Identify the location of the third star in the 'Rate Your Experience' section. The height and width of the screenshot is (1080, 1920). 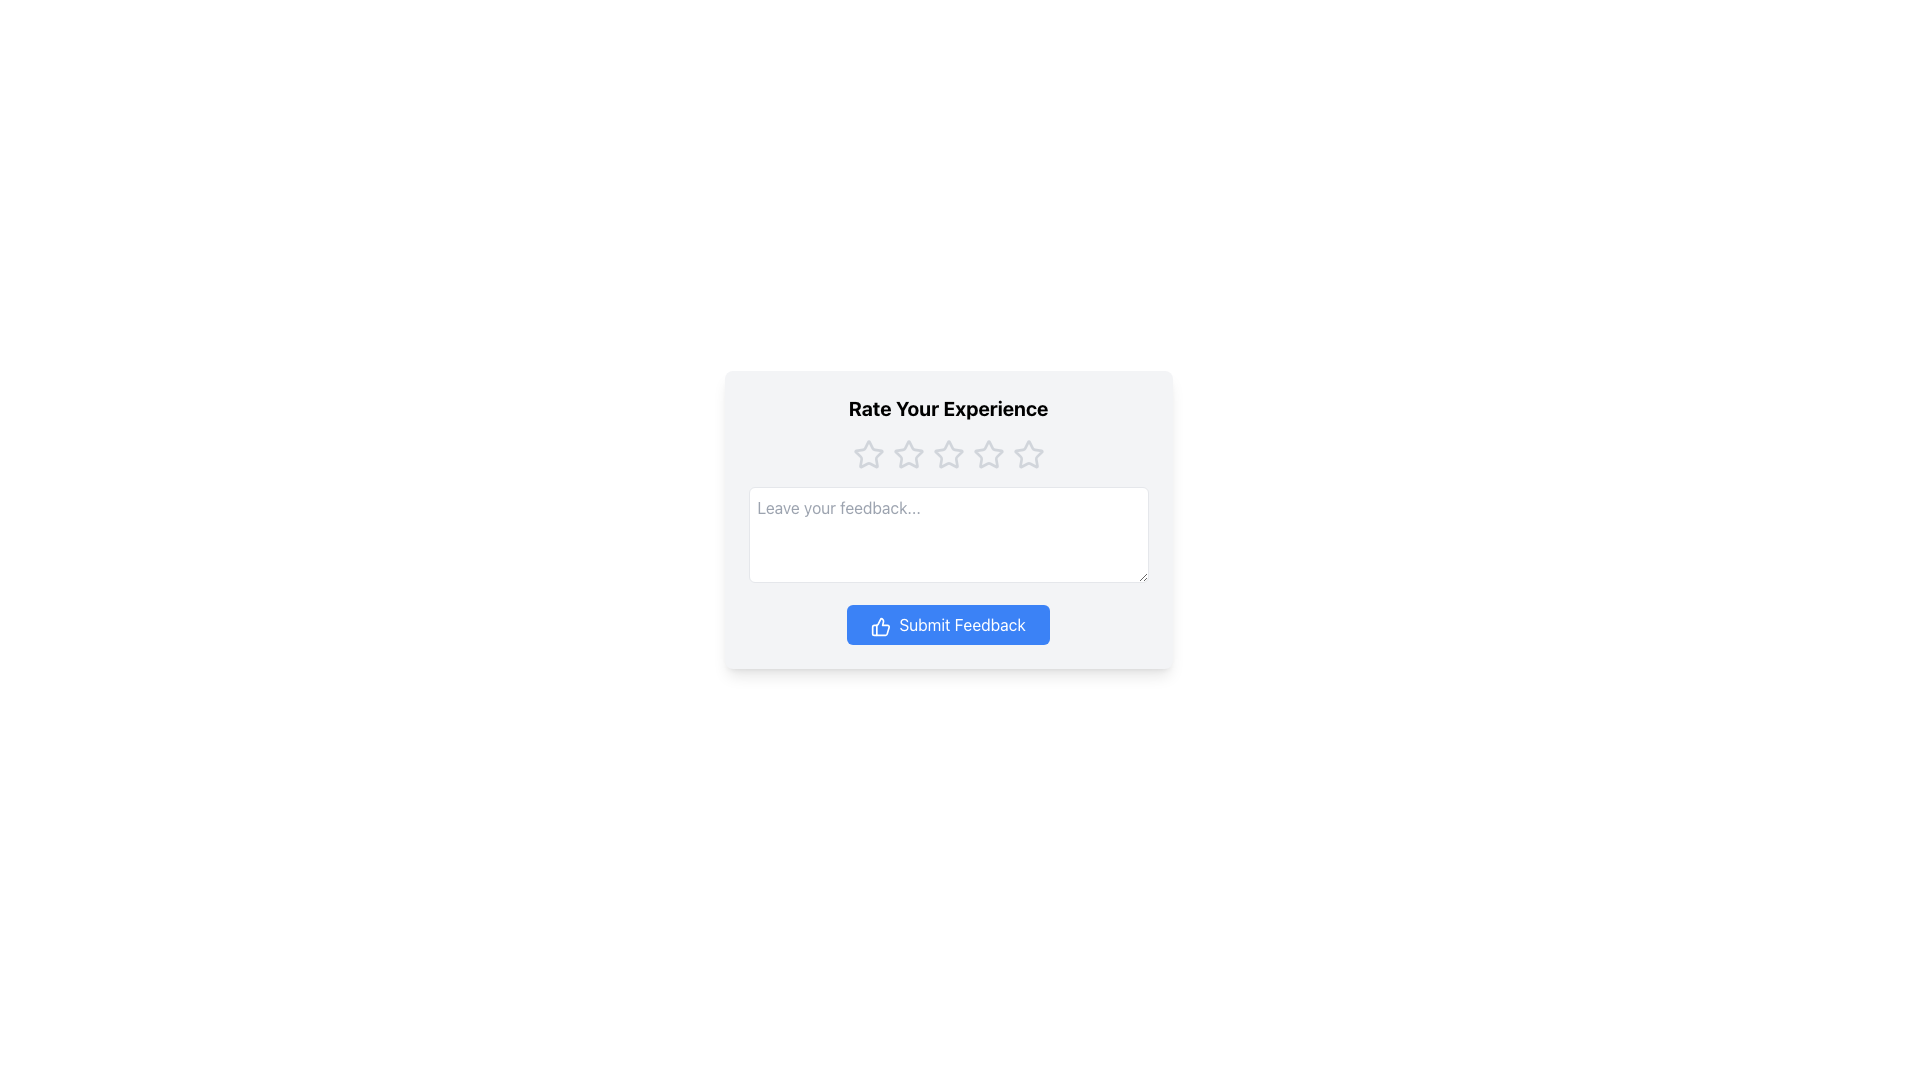
(947, 454).